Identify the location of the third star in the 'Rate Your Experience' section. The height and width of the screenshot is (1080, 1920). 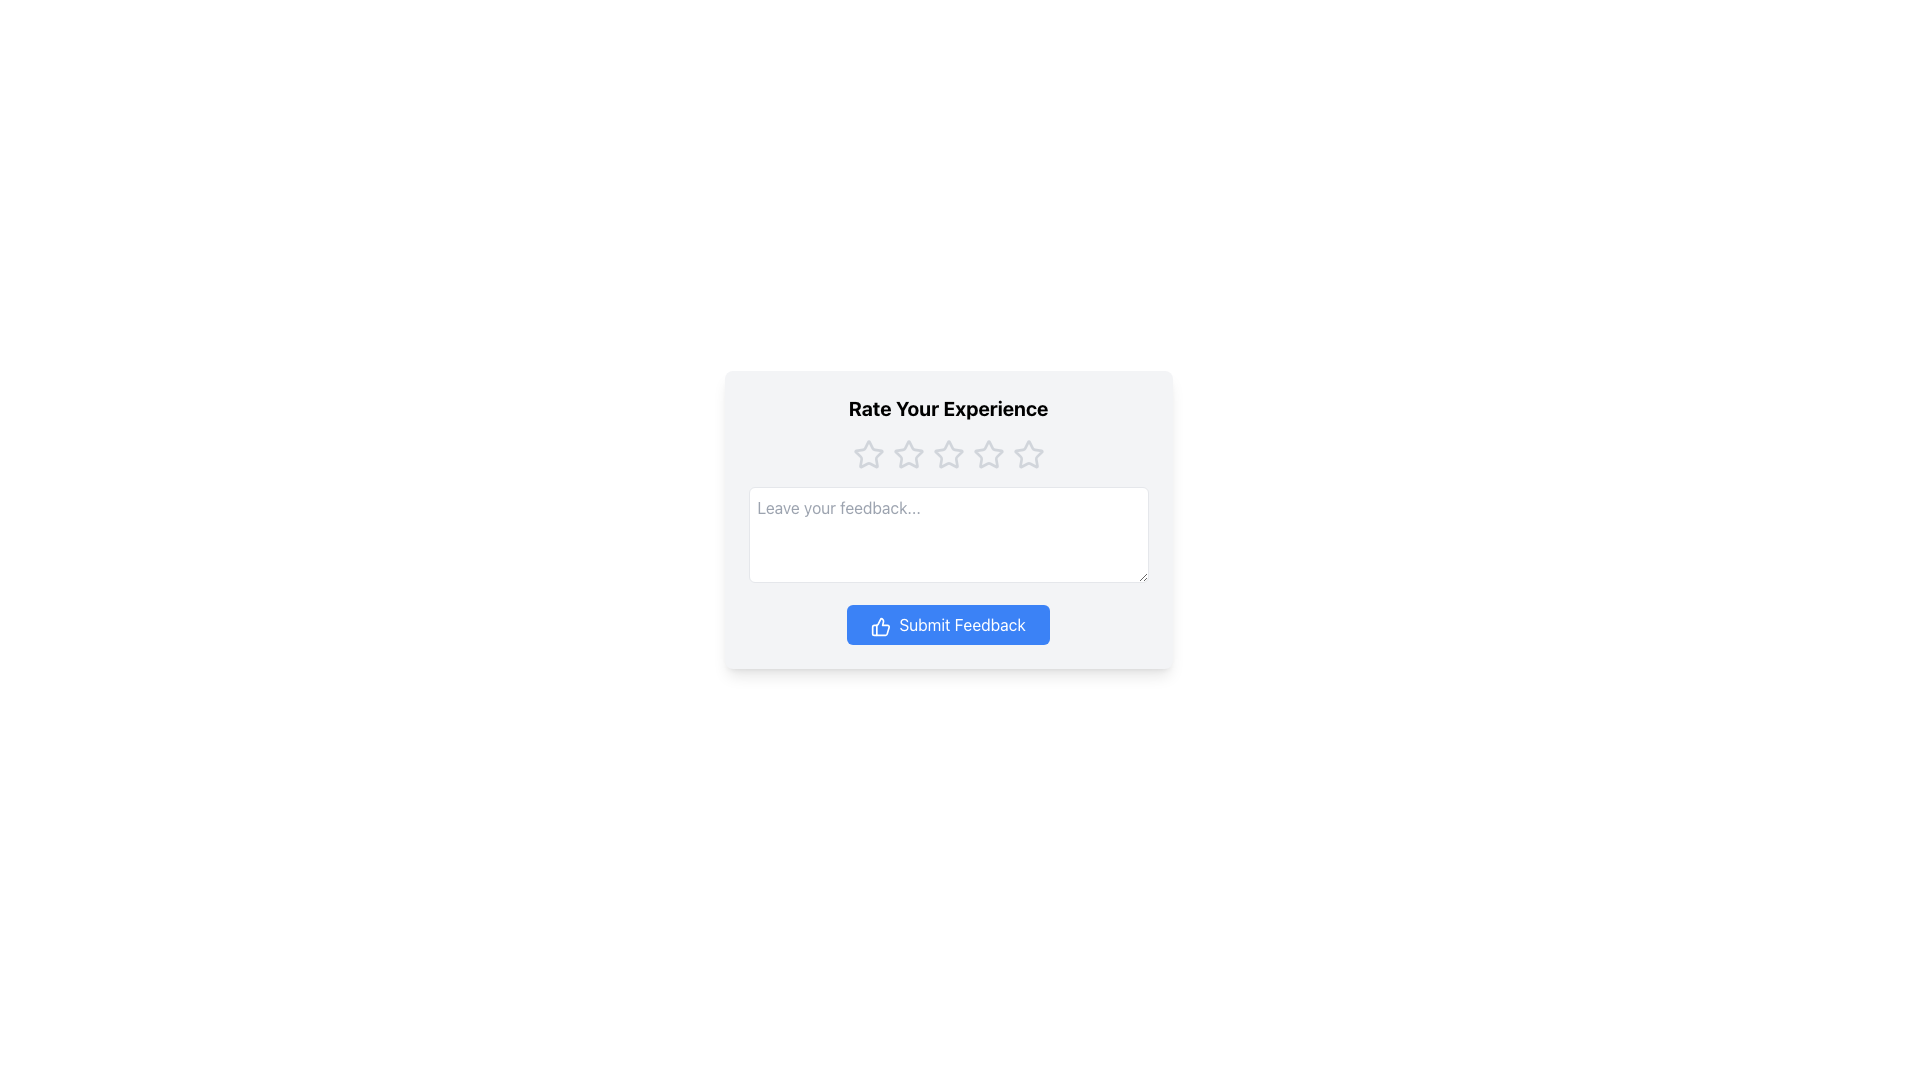
(947, 454).